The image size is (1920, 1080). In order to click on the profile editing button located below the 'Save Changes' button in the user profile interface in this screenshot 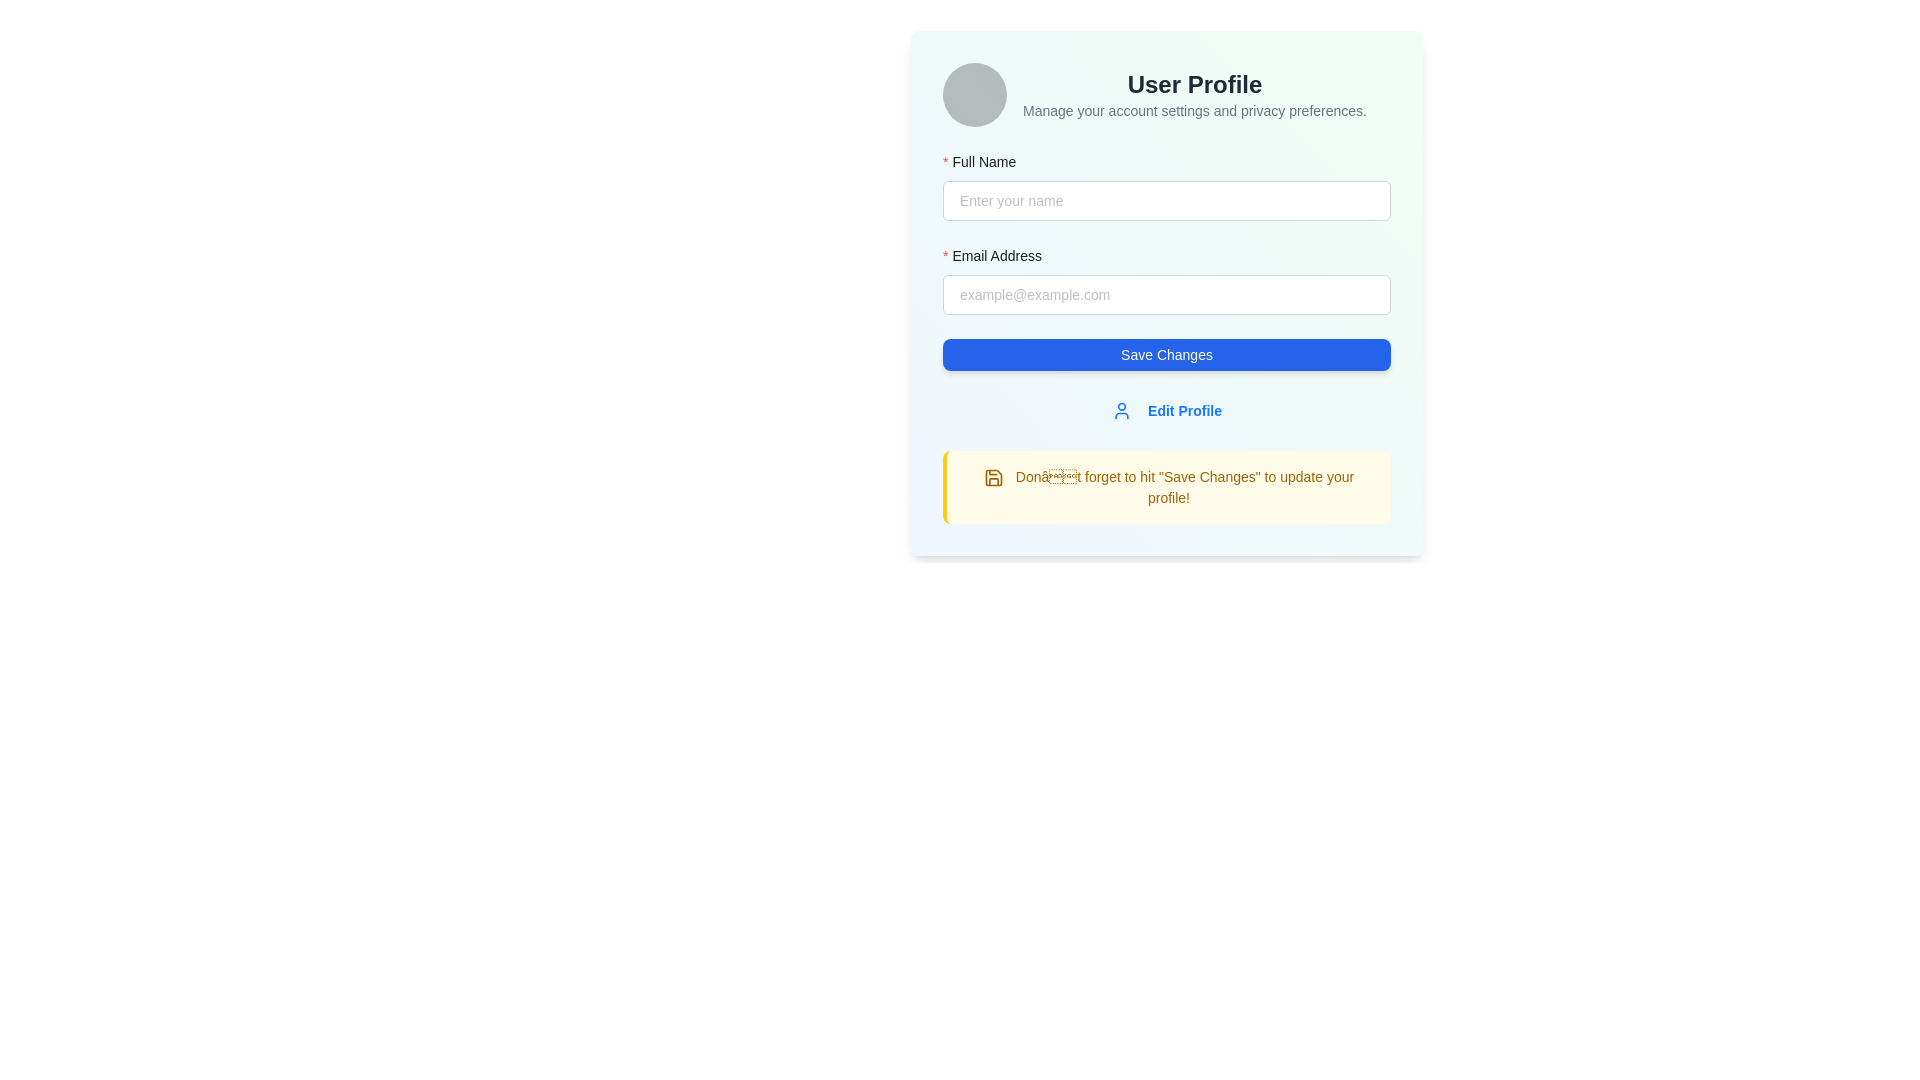, I will do `click(1166, 410)`.